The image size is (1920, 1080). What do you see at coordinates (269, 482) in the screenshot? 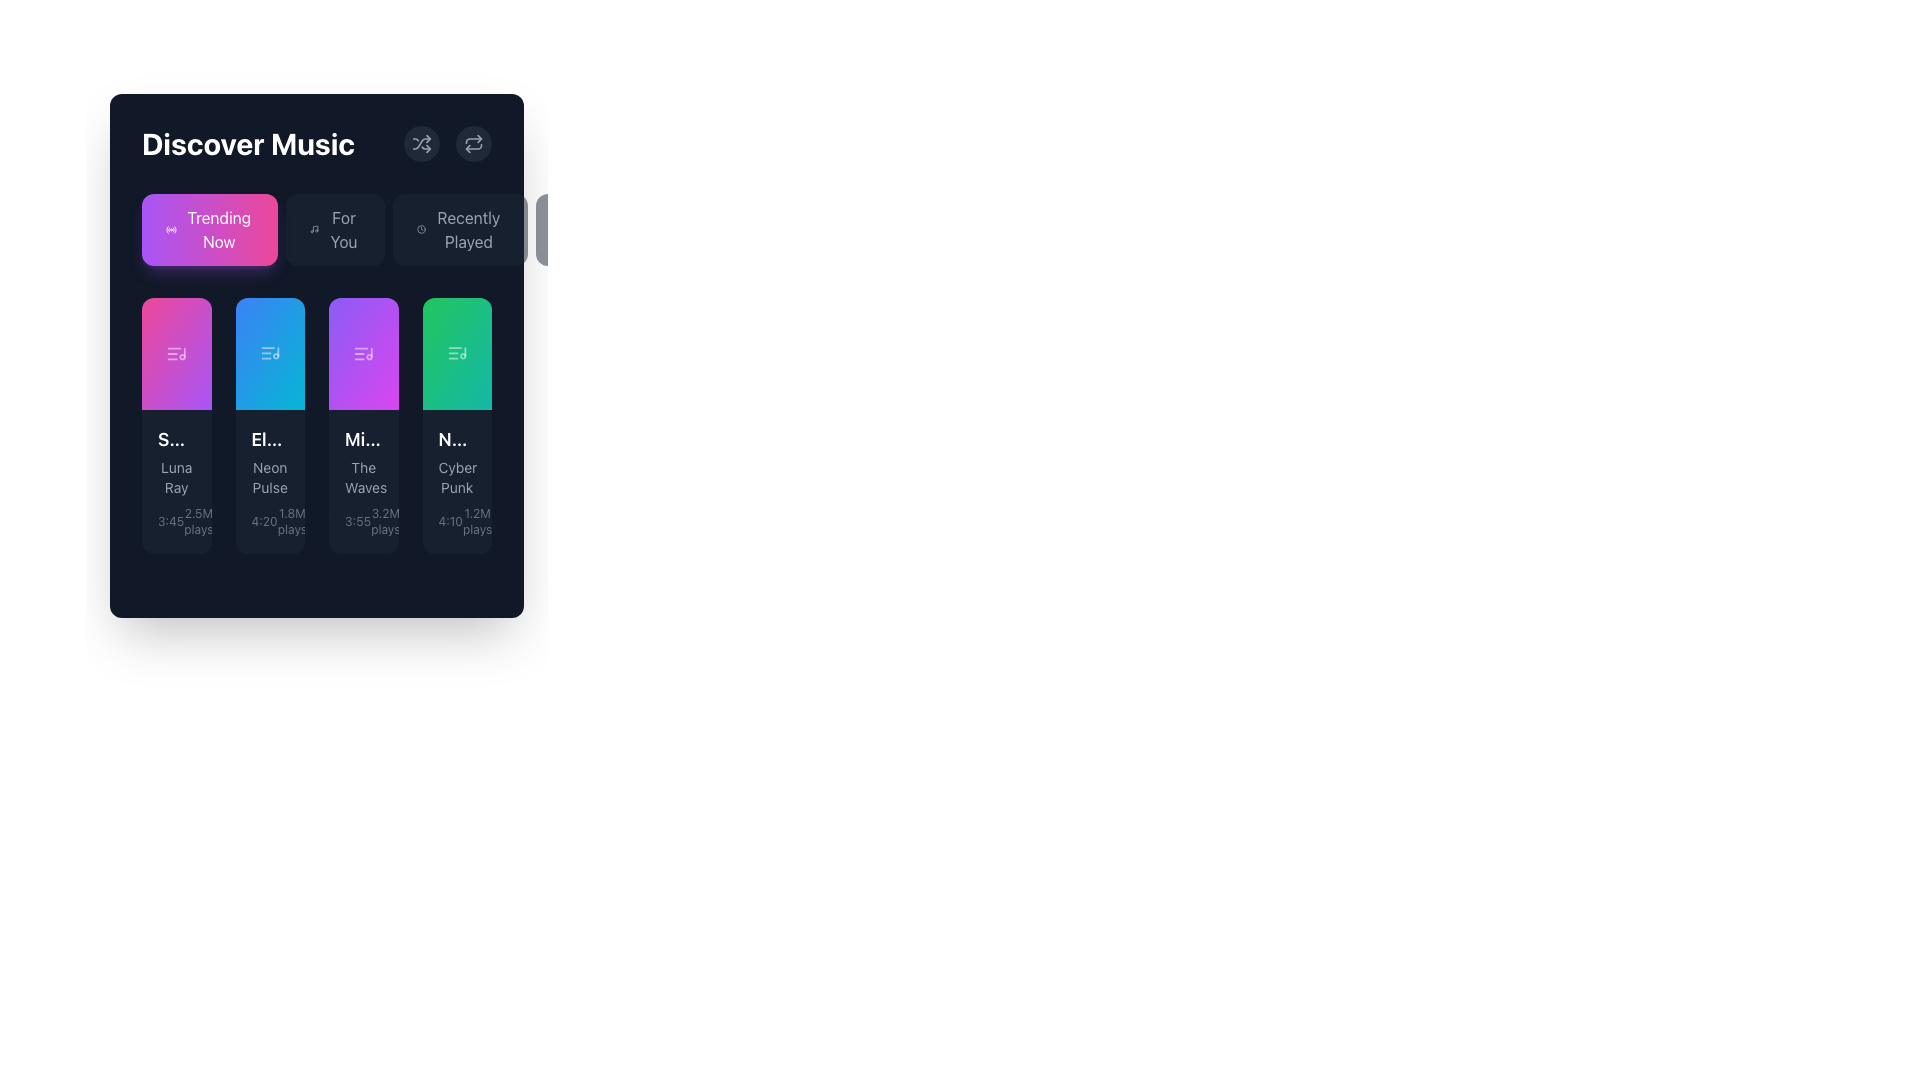
I see `the informational area of the music card, which displays details about the title, artist, and metrics of a music track, located within the second card of a horizontally-aligned grid` at bounding box center [269, 482].